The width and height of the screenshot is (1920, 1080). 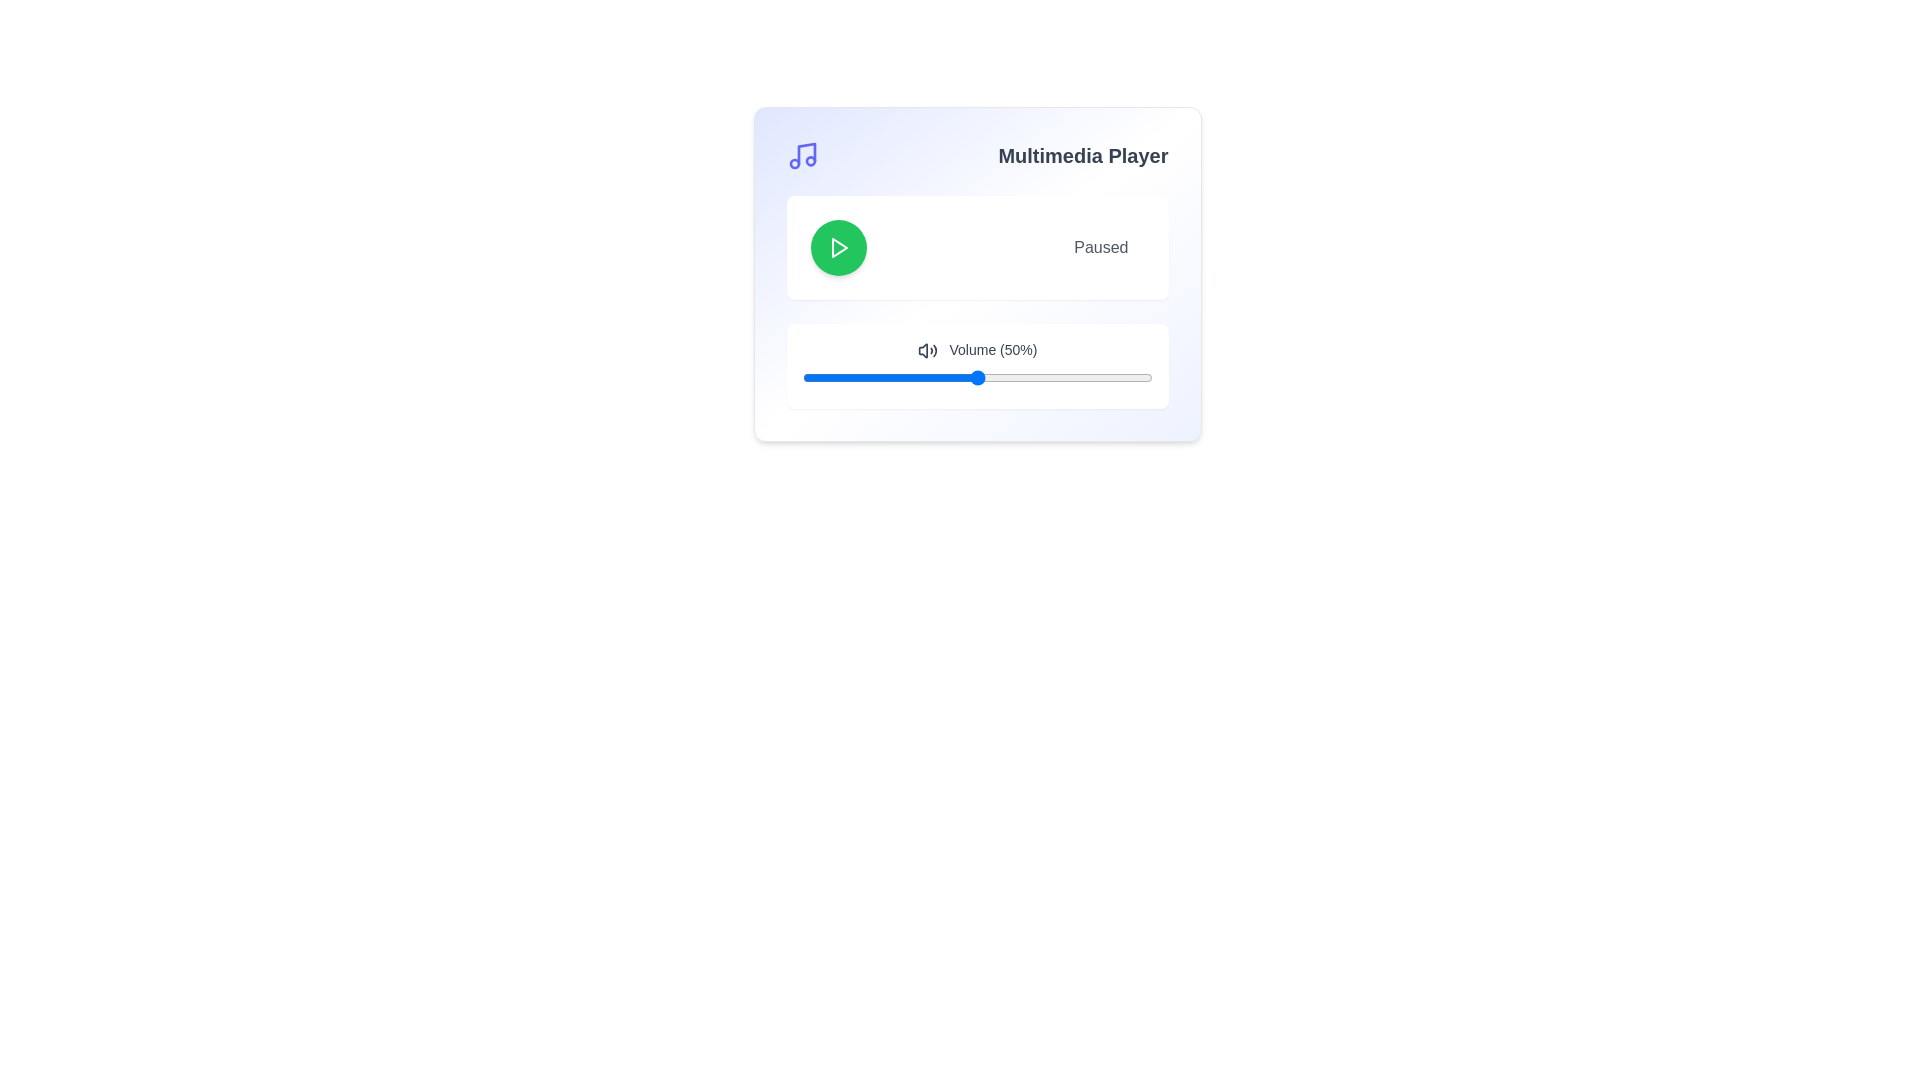 I want to click on the volume slider, so click(x=994, y=378).